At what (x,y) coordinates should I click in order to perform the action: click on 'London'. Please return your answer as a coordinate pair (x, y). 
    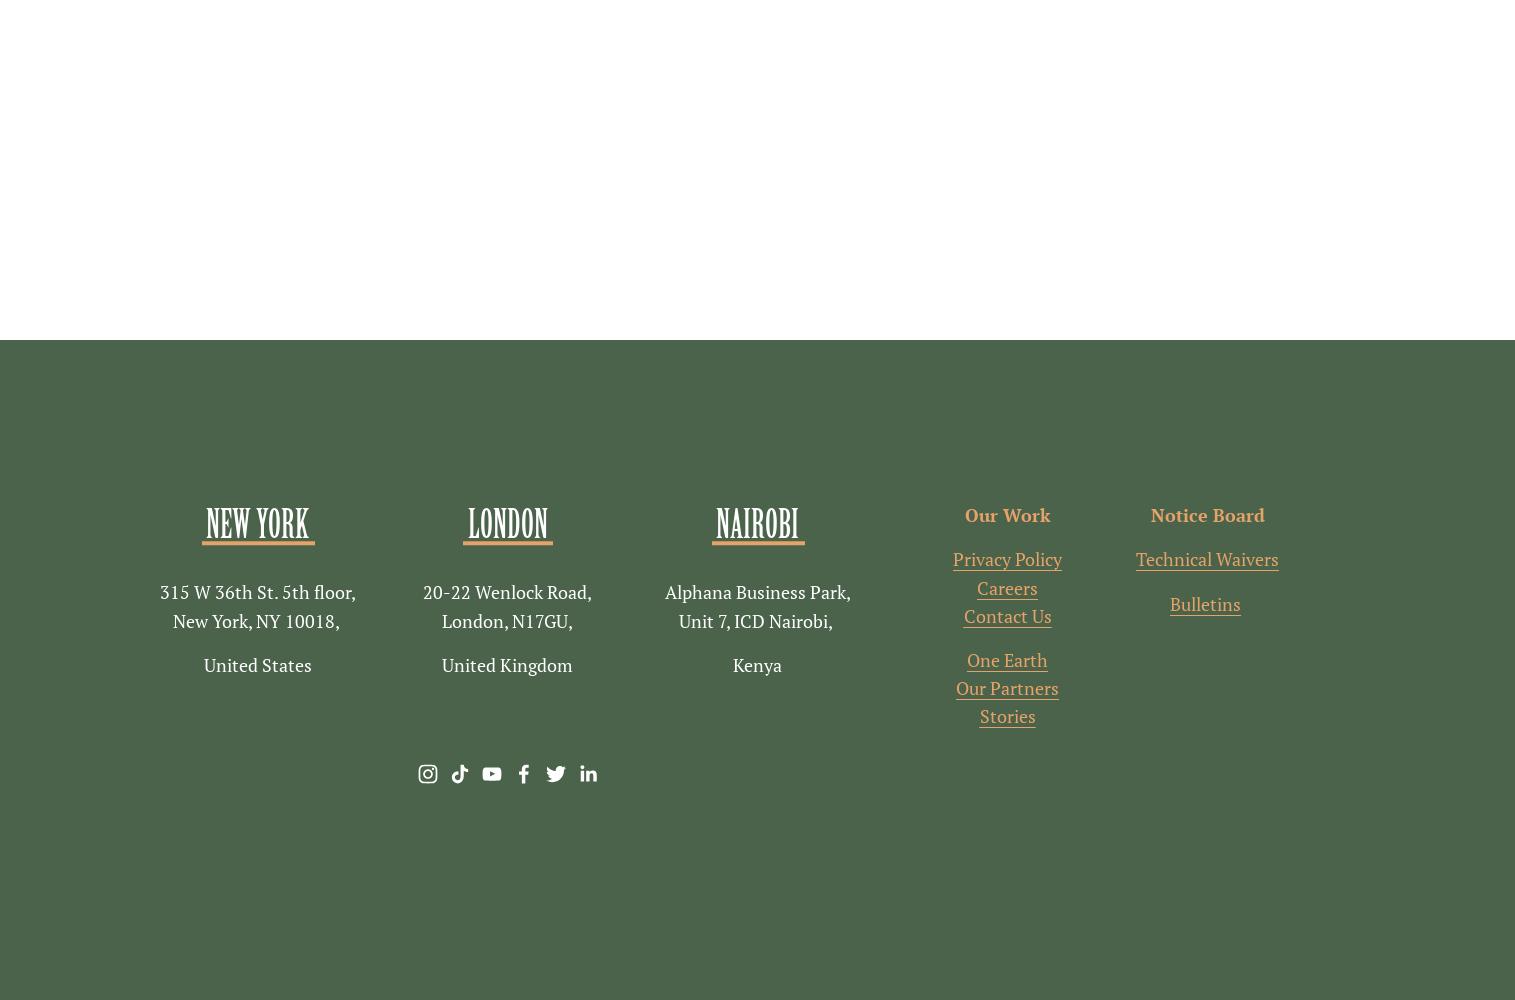
    Looking at the image, I should click on (467, 524).